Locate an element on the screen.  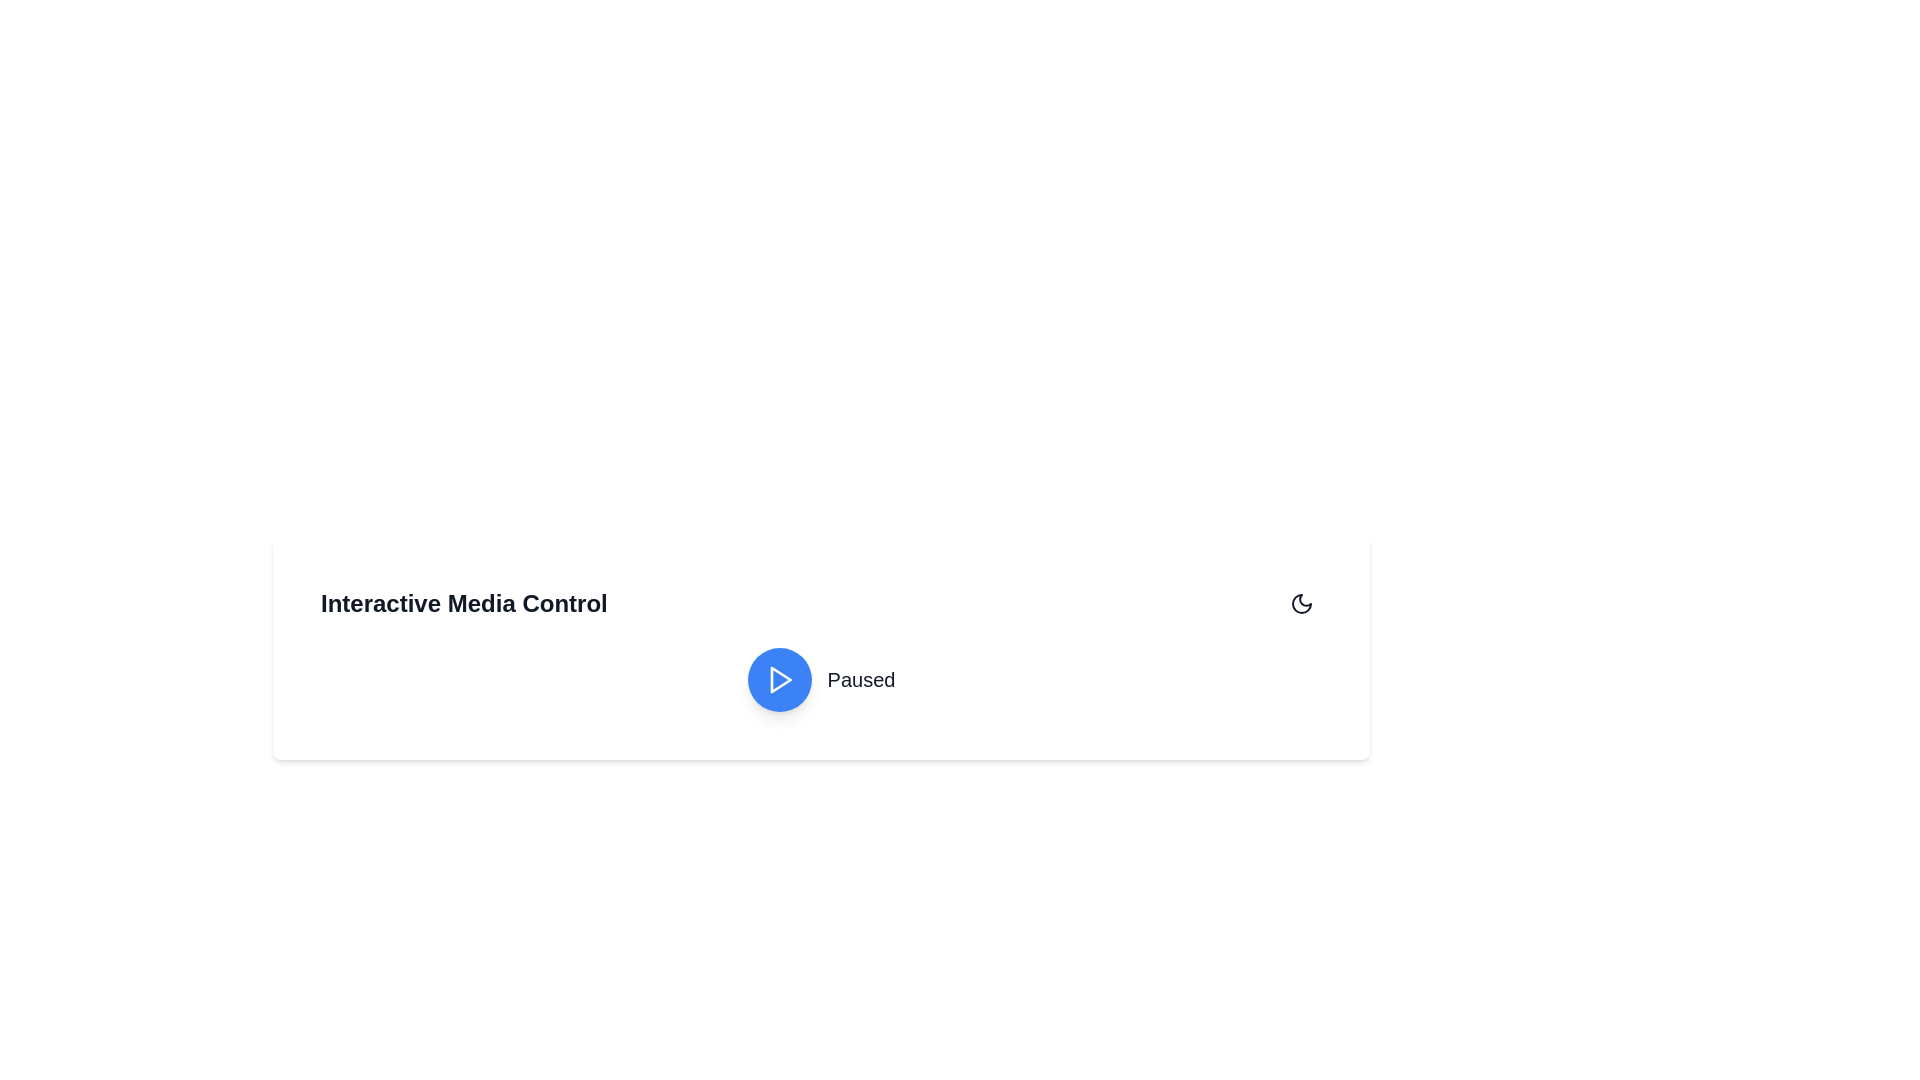
the text label displaying 'Paused', which is styled in bold and larger font, indicating the current state of the media player, located to the right of the blue circular play button is located at coordinates (861, 678).